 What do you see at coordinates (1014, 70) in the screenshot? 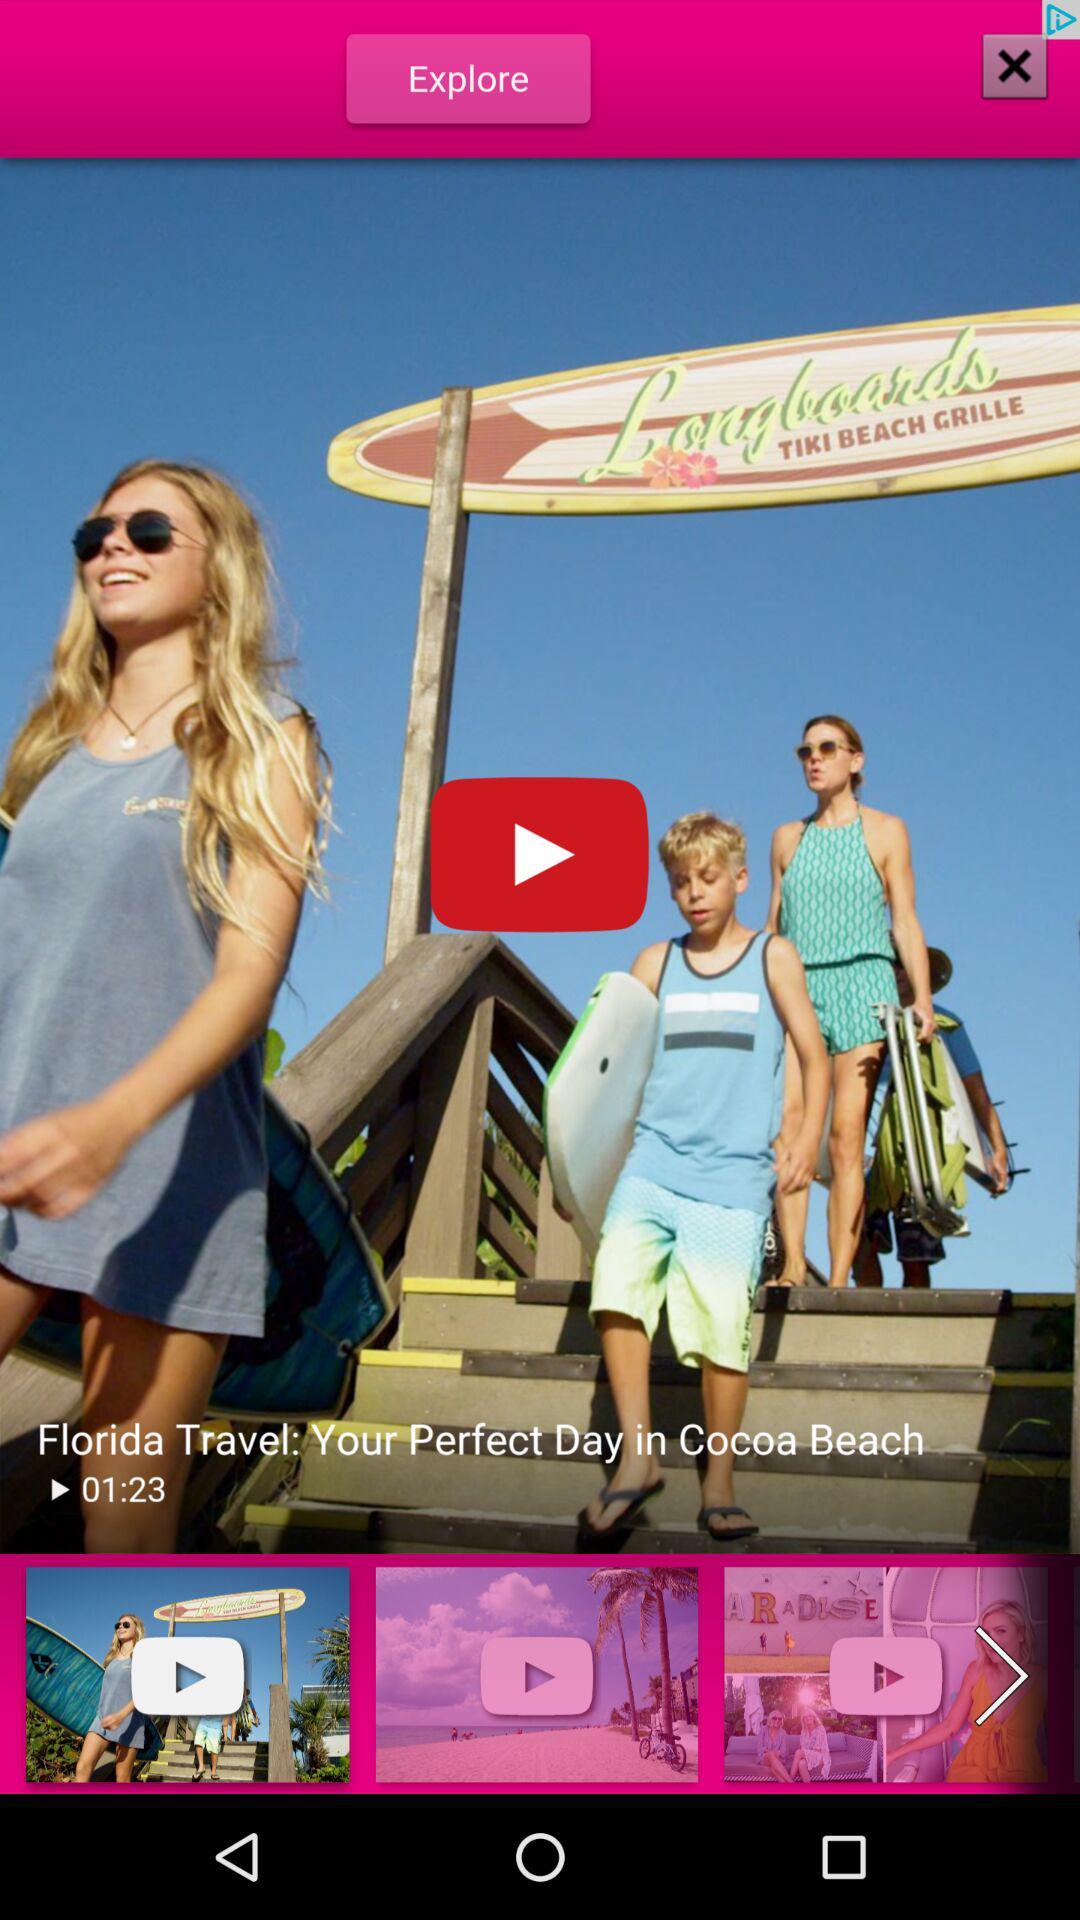
I see `the close icon` at bounding box center [1014, 70].